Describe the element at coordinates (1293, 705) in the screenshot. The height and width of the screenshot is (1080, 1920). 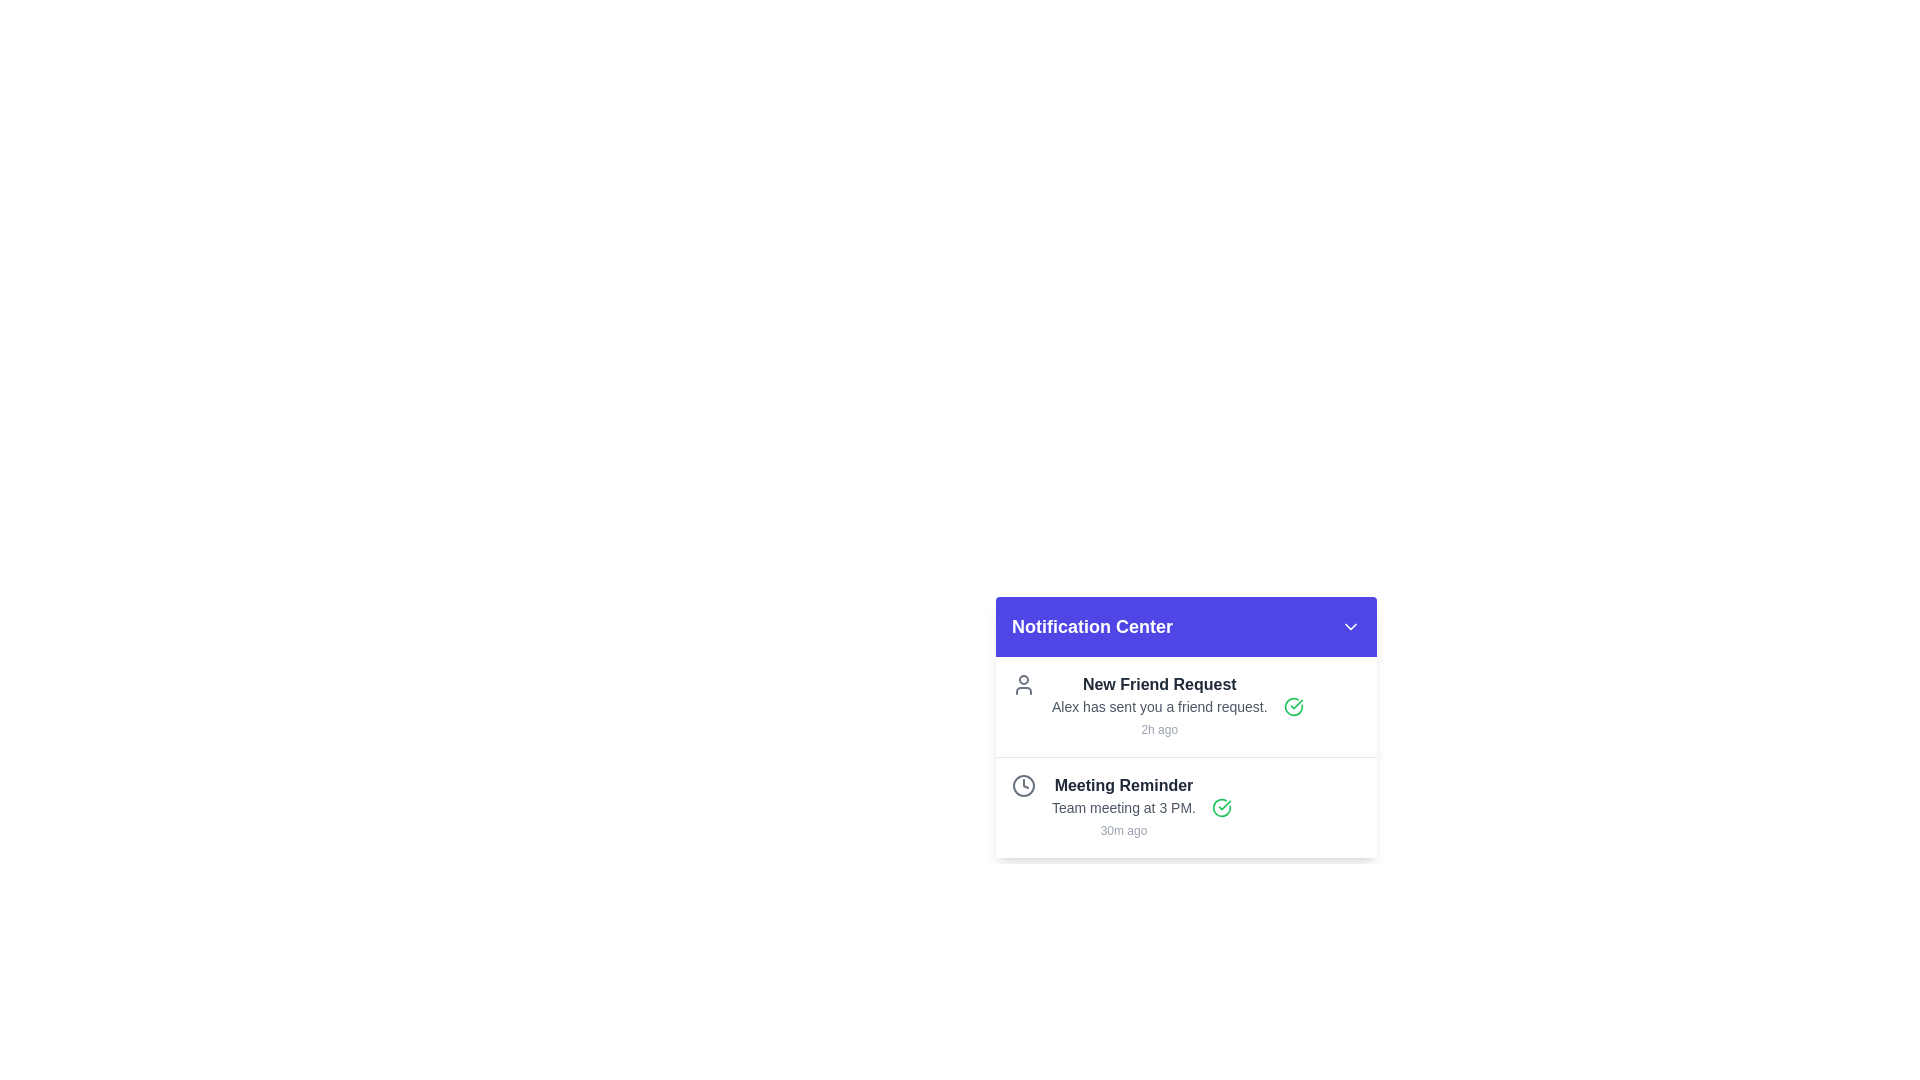
I see `the green circular arc element that is part of the check-inside-circle icon` at that location.